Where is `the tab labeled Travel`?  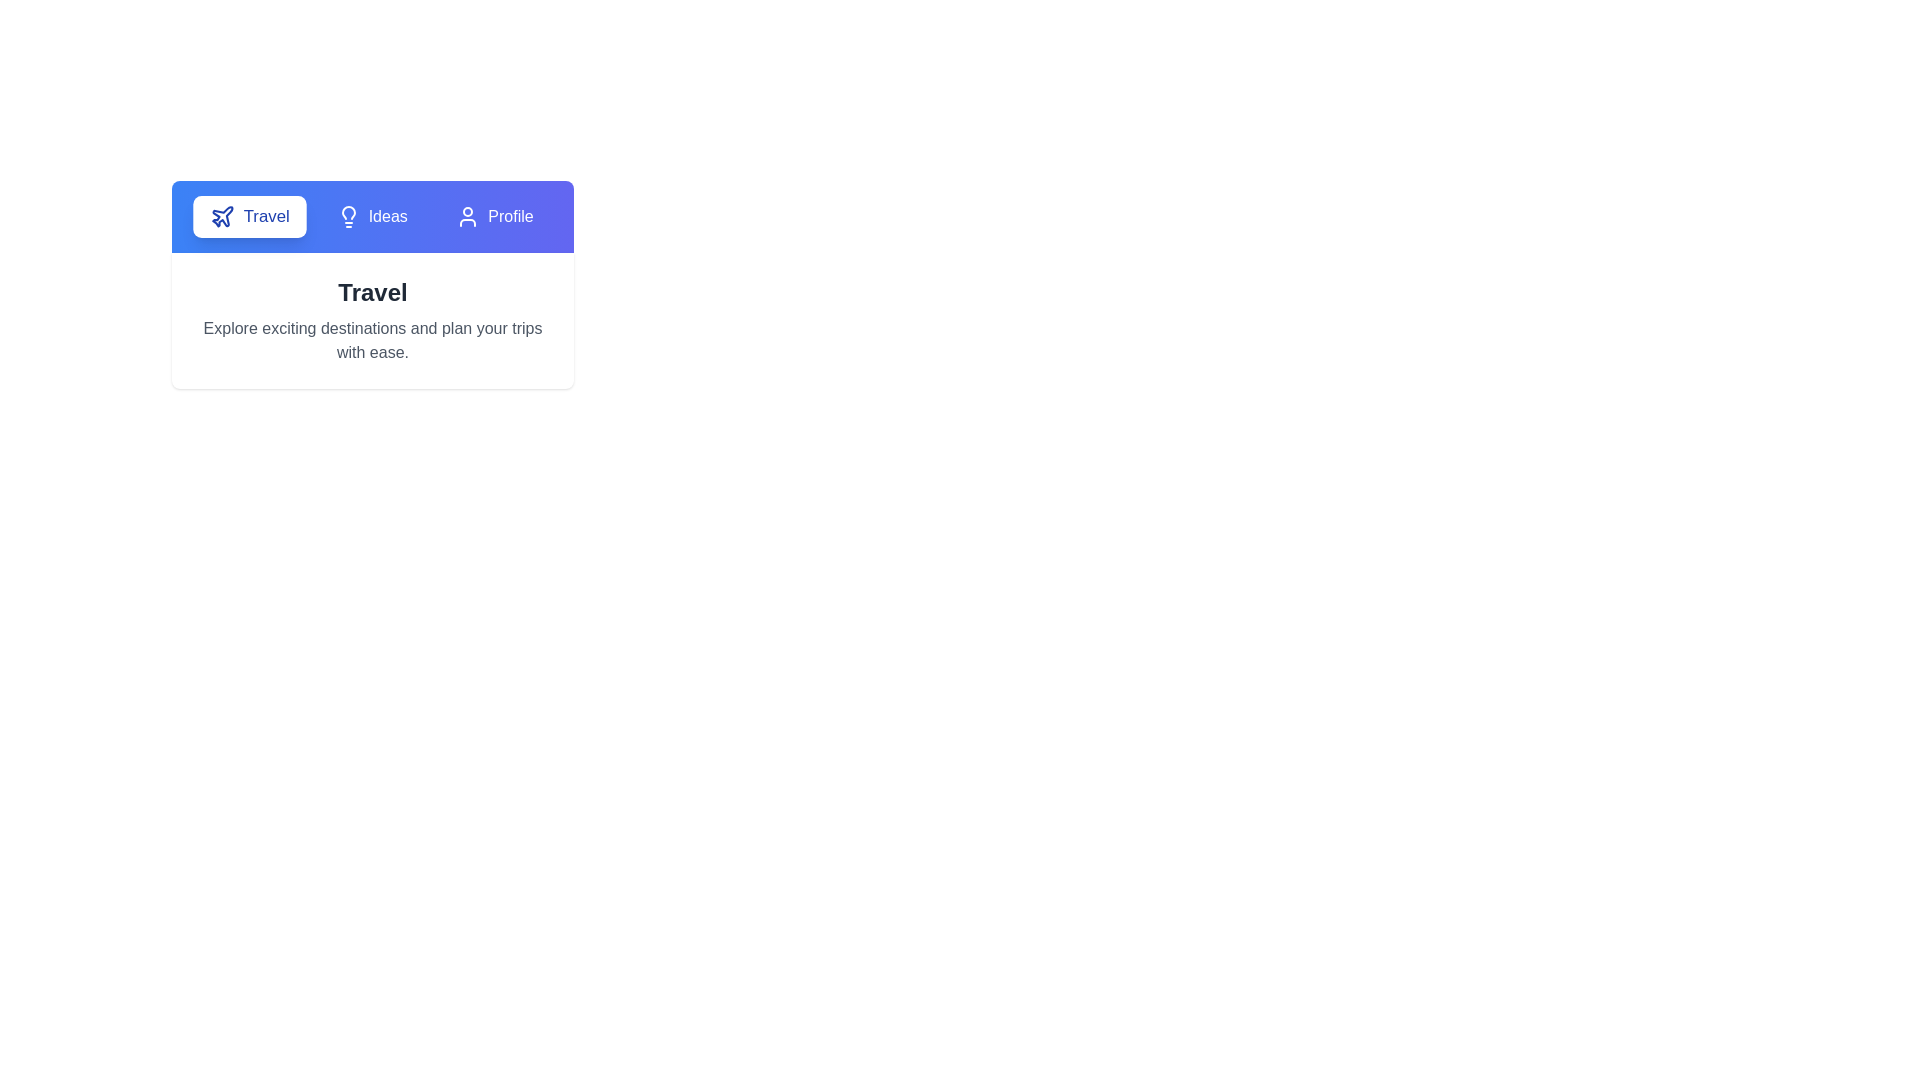
the tab labeled Travel is located at coordinates (248, 216).